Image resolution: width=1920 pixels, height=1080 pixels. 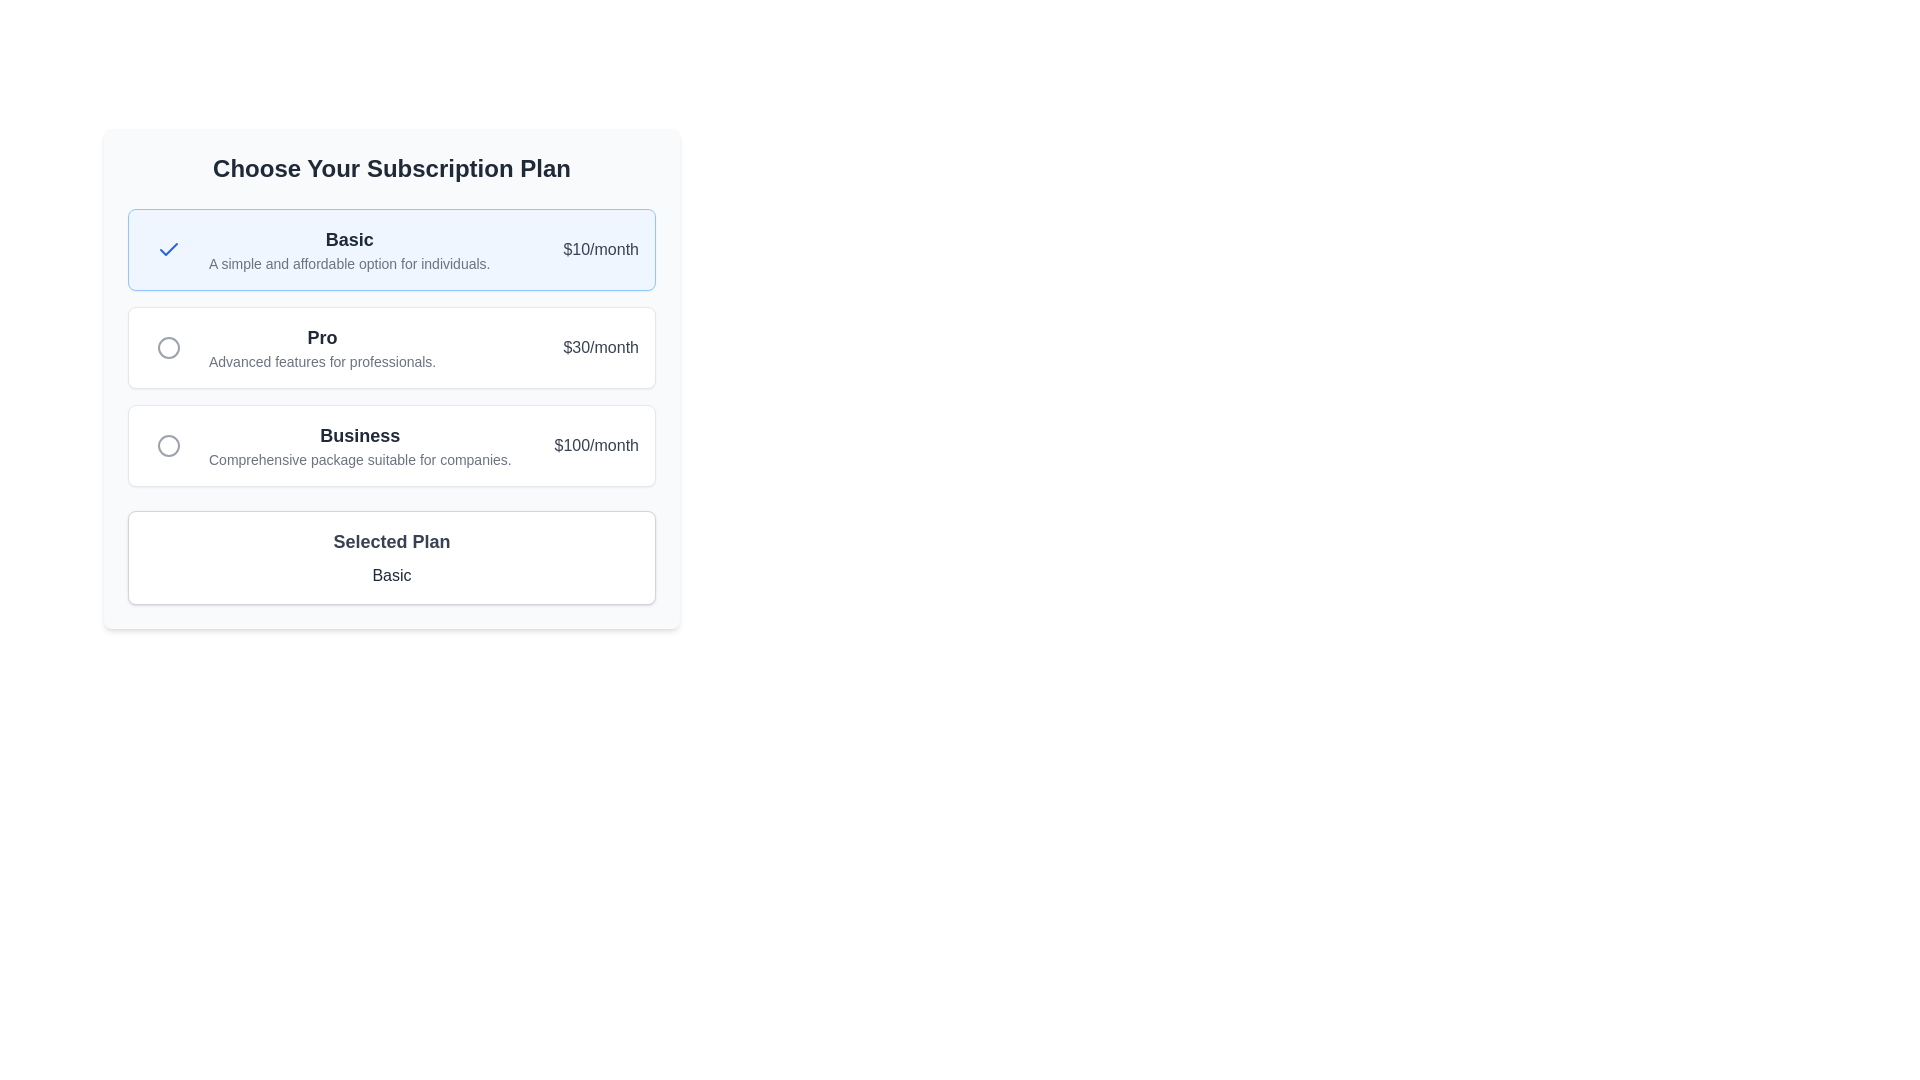 What do you see at coordinates (168, 346) in the screenshot?
I see `the radio button for the 'Pro' subscription plan, which is located adjacent to the text 'Pro' and 'Advanced features for professionals.'` at bounding box center [168, 346].